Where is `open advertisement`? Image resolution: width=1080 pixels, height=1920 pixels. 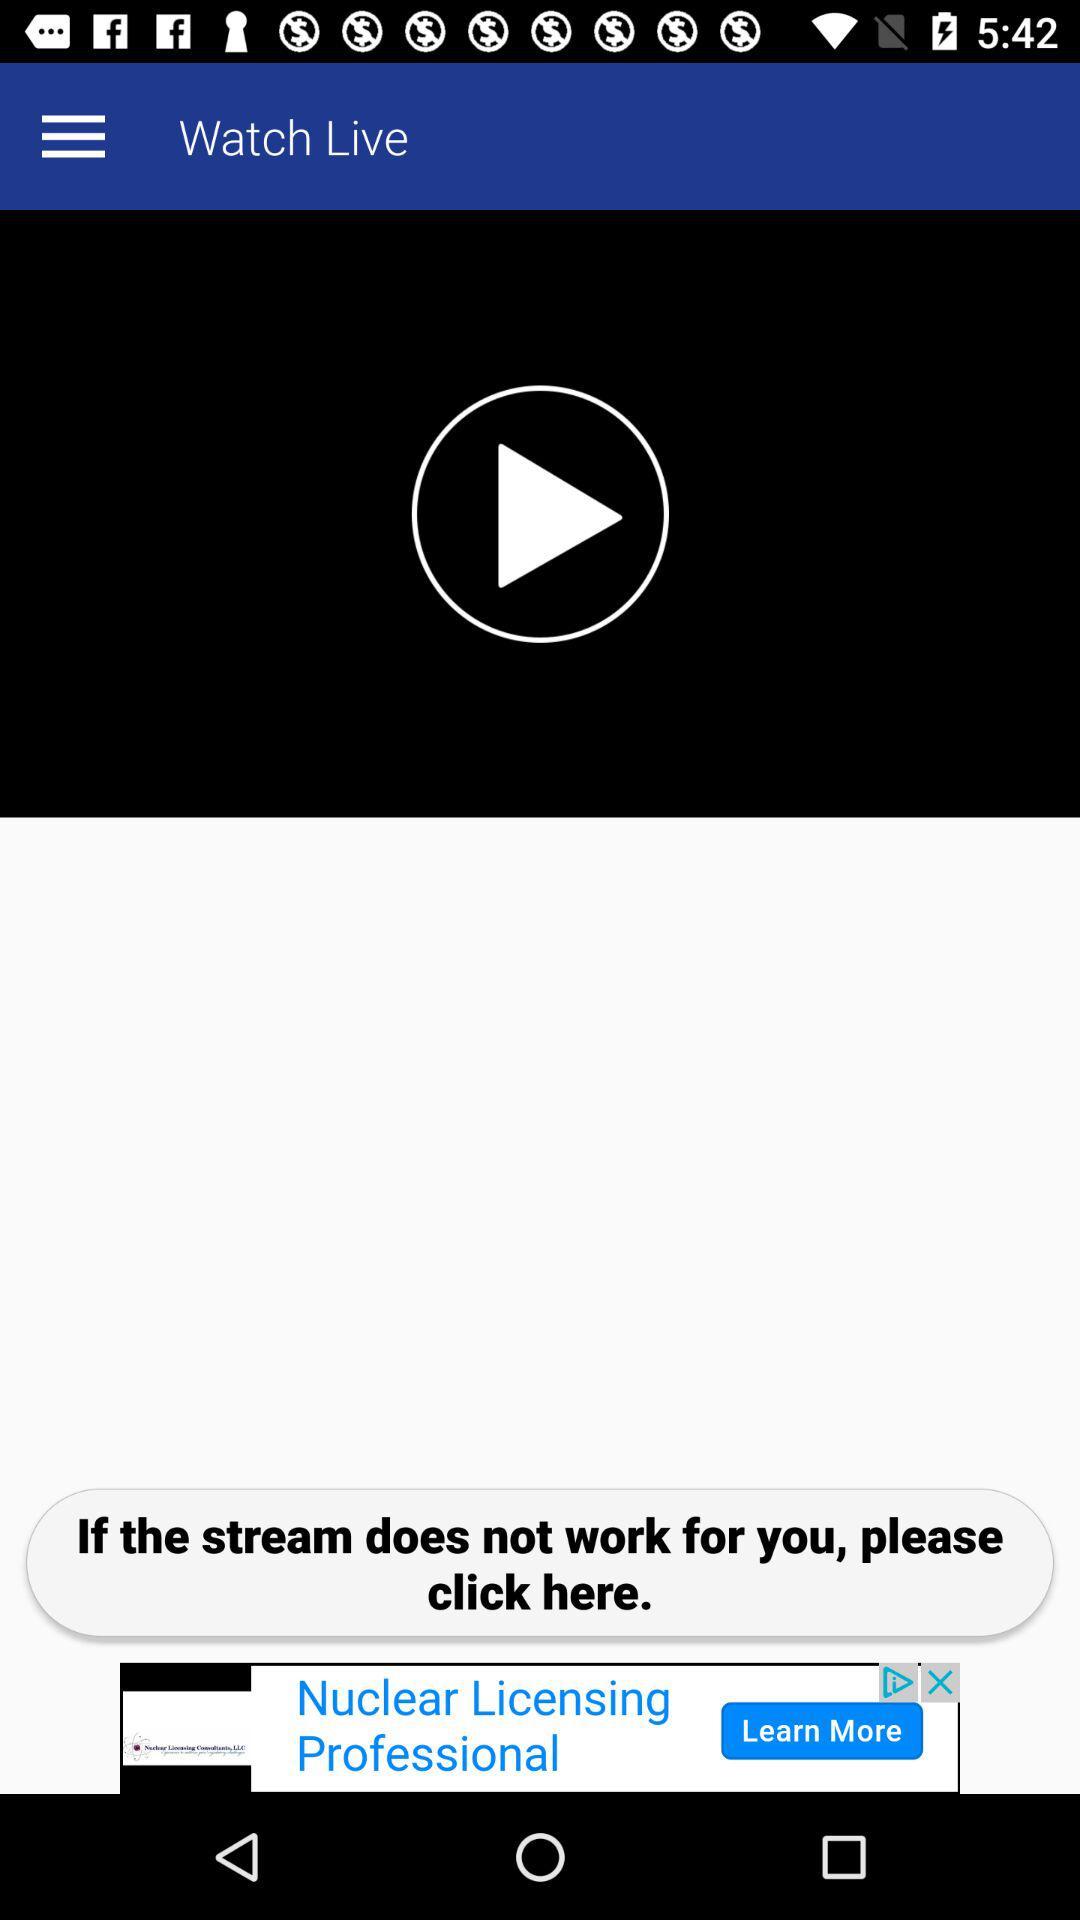 open advertisement is located at coordinates (540, 1727).